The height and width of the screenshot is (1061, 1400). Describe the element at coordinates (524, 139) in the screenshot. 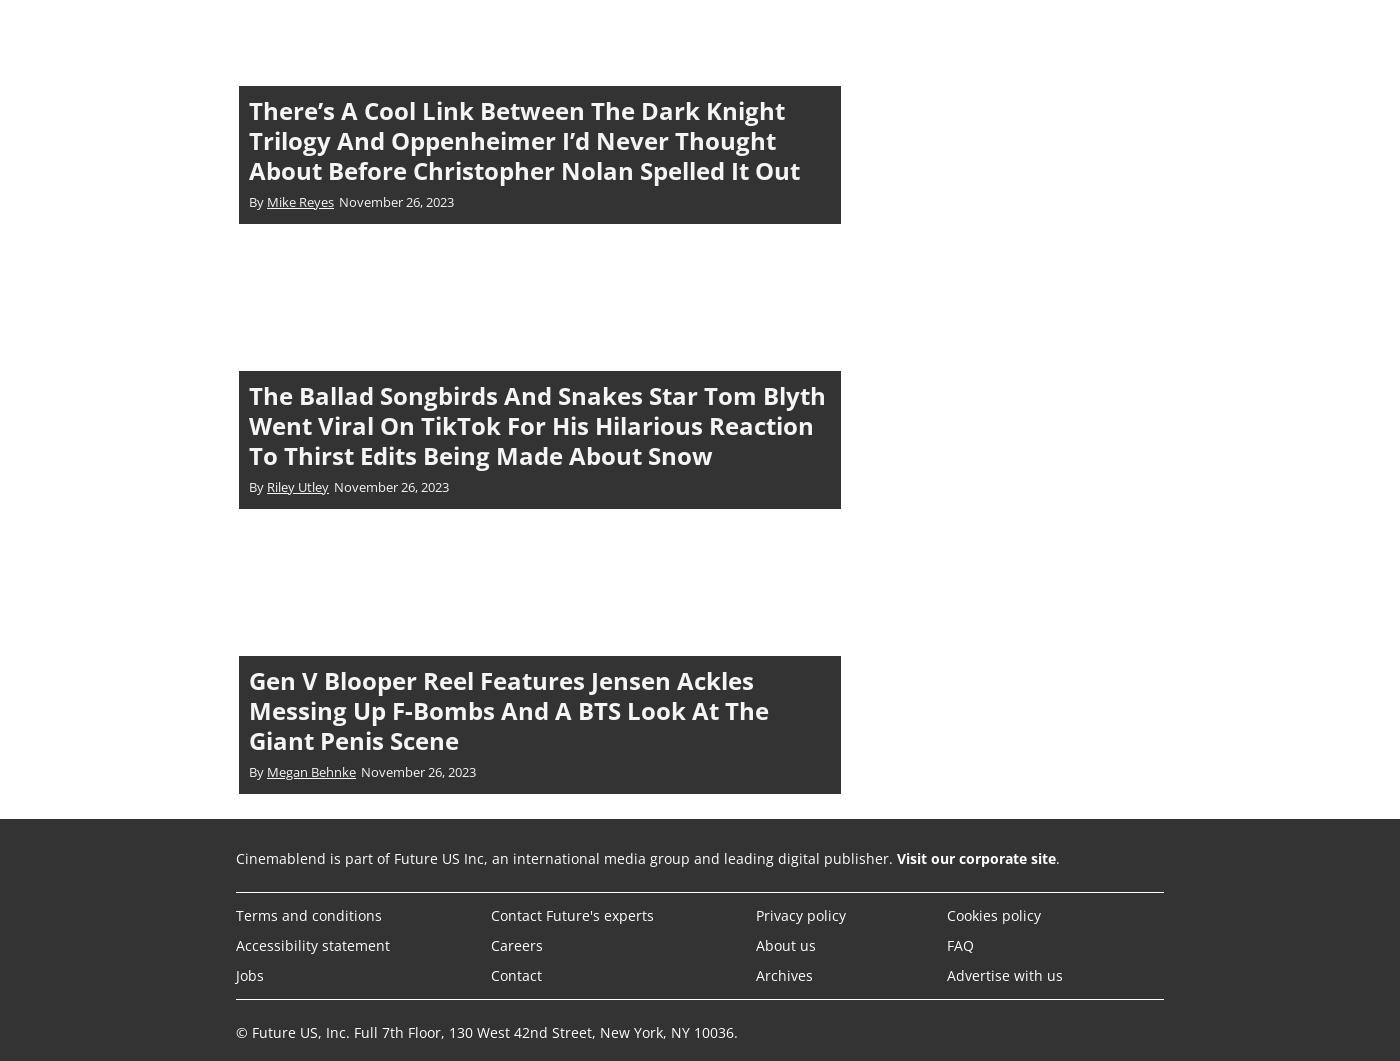

I see `'There’s A Cool Link Between The Dark Knight Trilogy And Oppenheimer I’d Never Thought About Before Christopher Nolan Spelled It Out'` at that location.